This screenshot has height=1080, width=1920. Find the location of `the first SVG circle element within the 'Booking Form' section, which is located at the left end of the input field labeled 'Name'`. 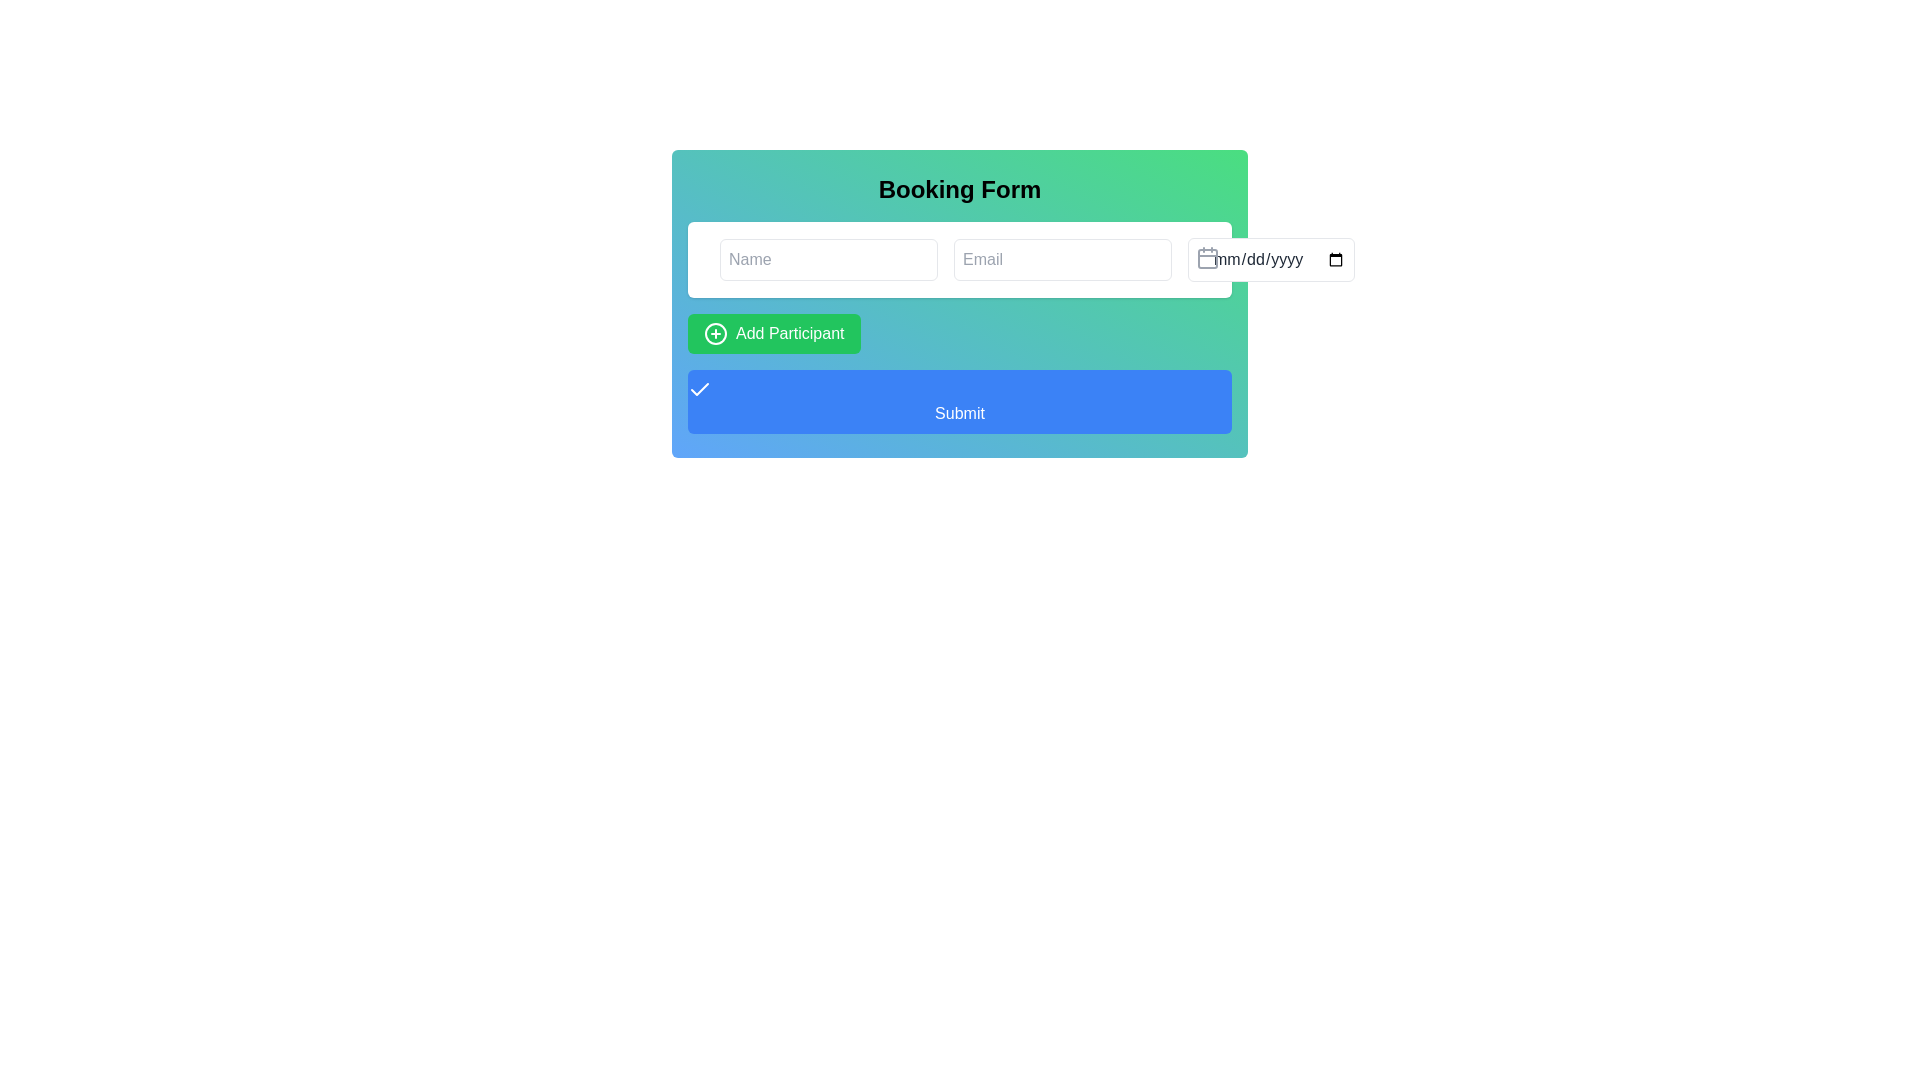

the first SVG circle element within the 'Booking Form' section, which is located at the left end of the input field labeled 'Name' is located at coordinates (715, 258).